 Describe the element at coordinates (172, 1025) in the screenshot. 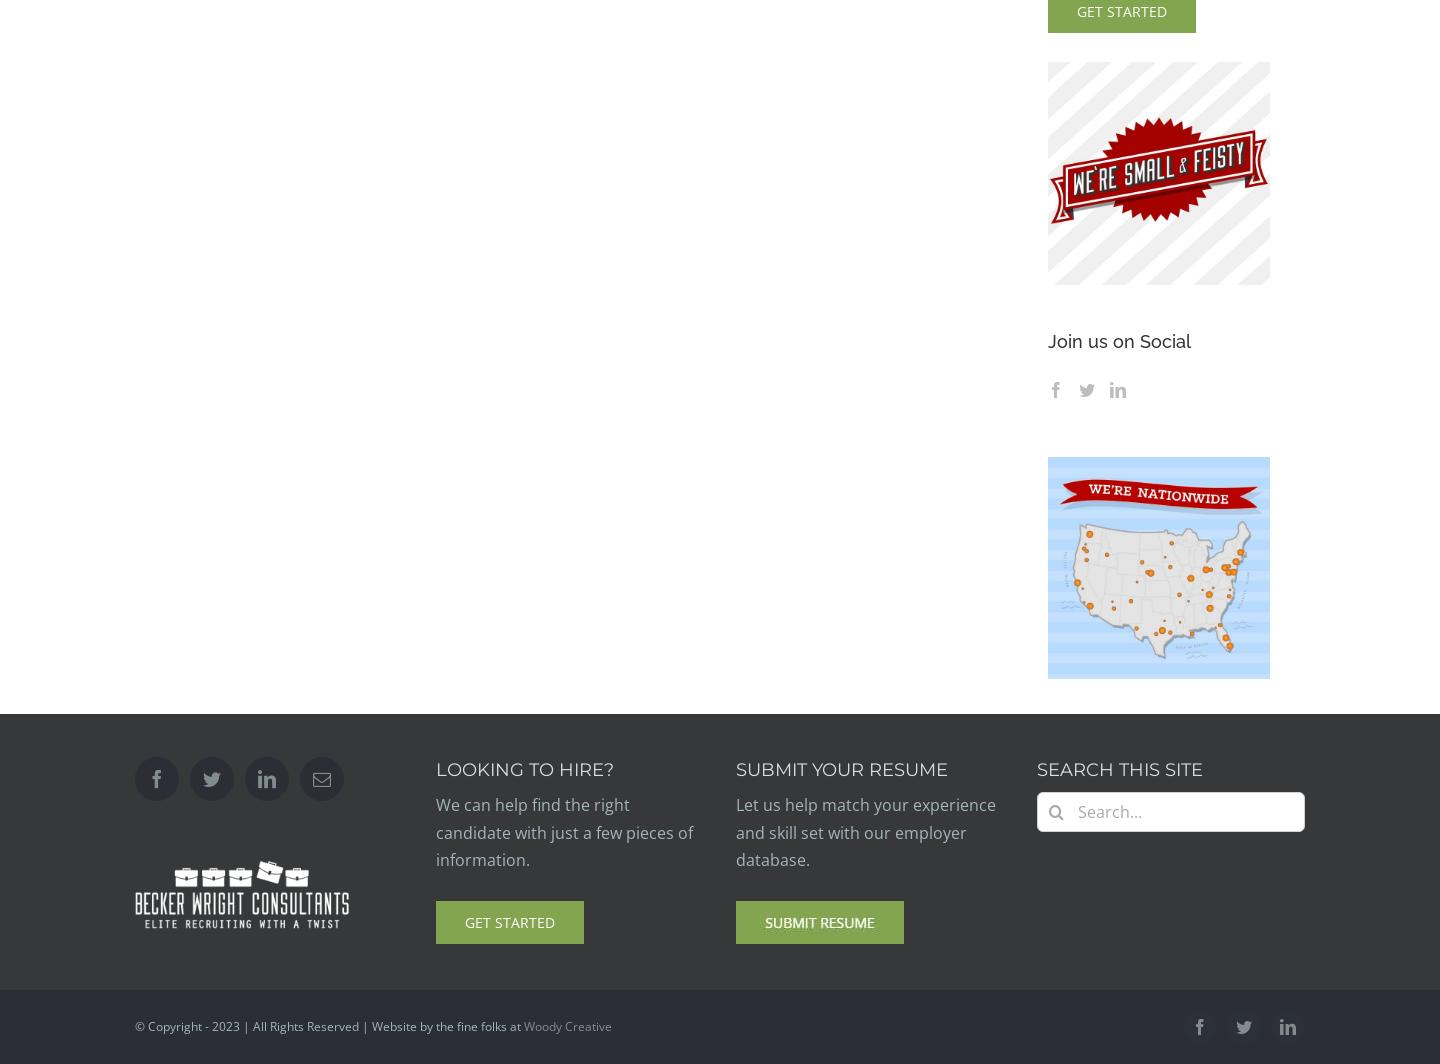

I see `'© Copyright -'` at that location.